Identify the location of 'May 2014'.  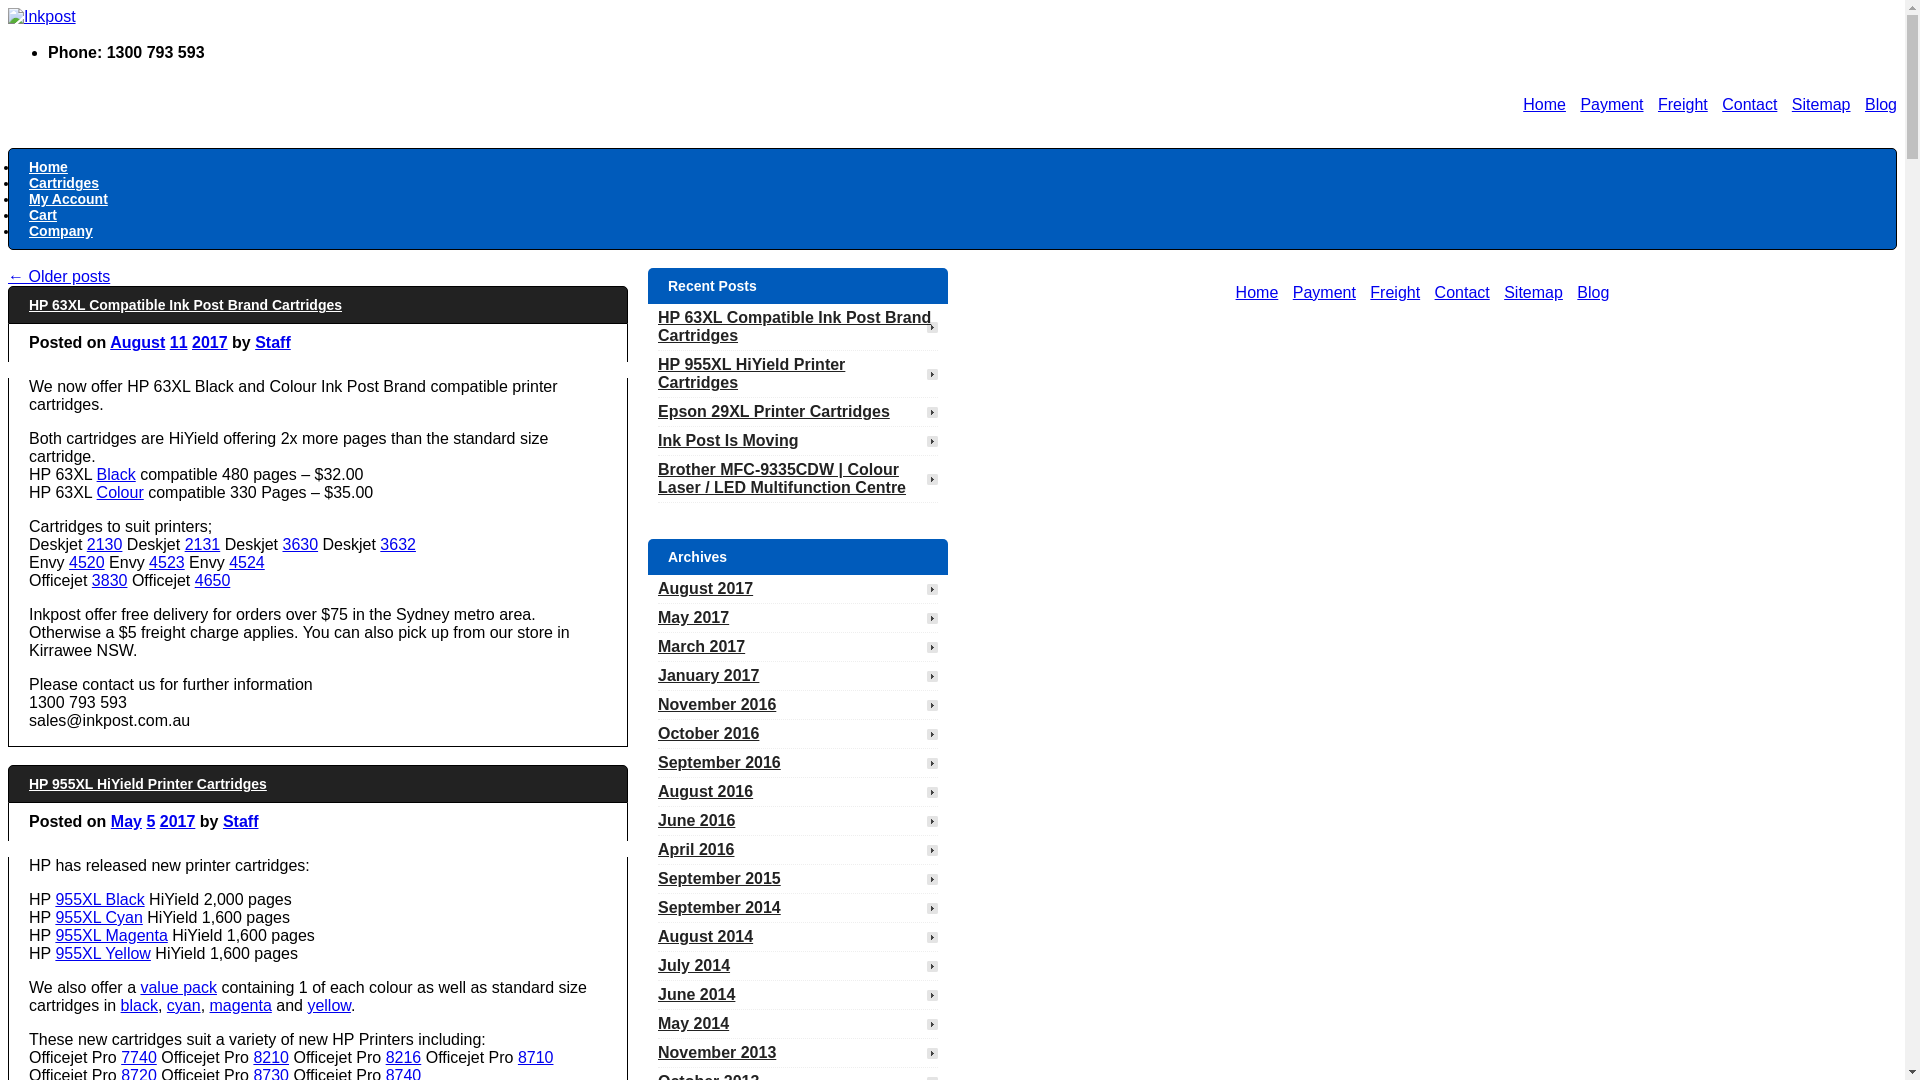
(657, 1023).